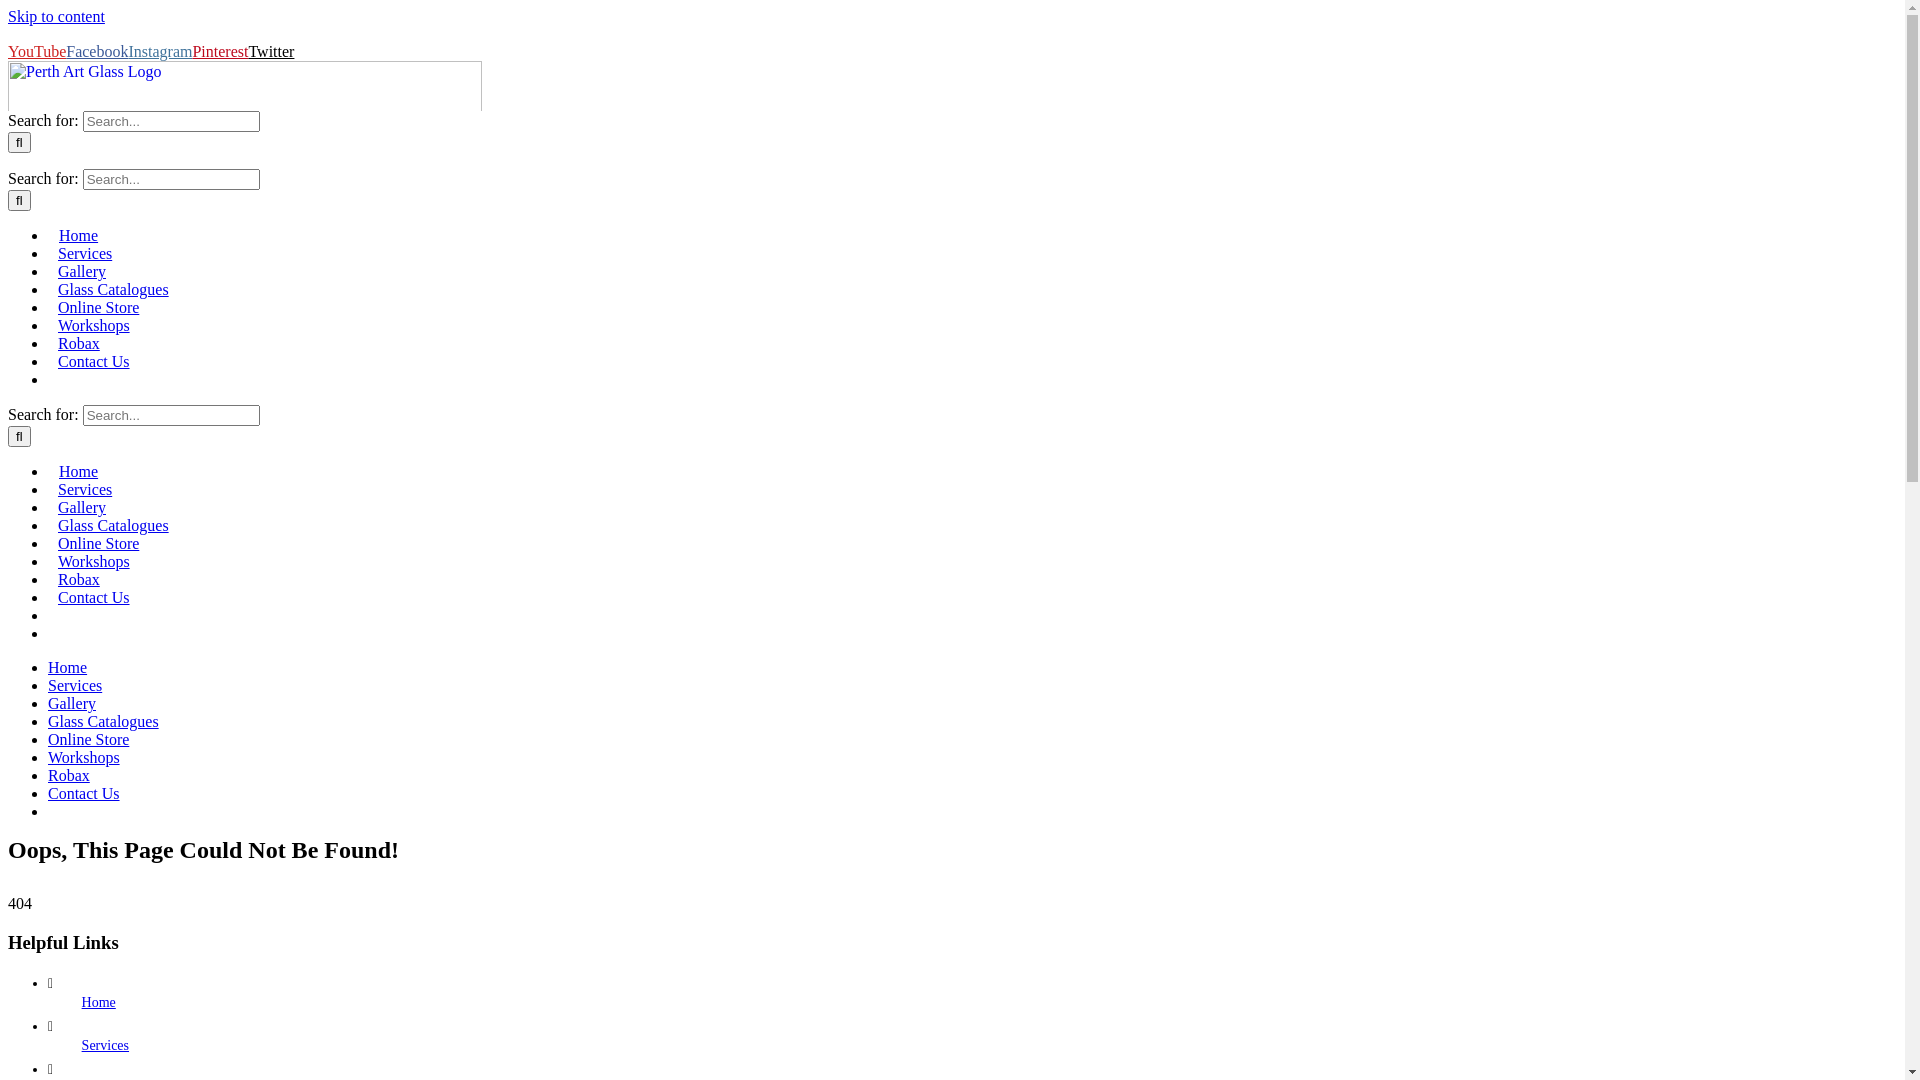 The width and height of the screenshot is (1920, 1080). Describe the element at coordinates (37, 50) in the screenshot. I see `'YouTube'` at that location.